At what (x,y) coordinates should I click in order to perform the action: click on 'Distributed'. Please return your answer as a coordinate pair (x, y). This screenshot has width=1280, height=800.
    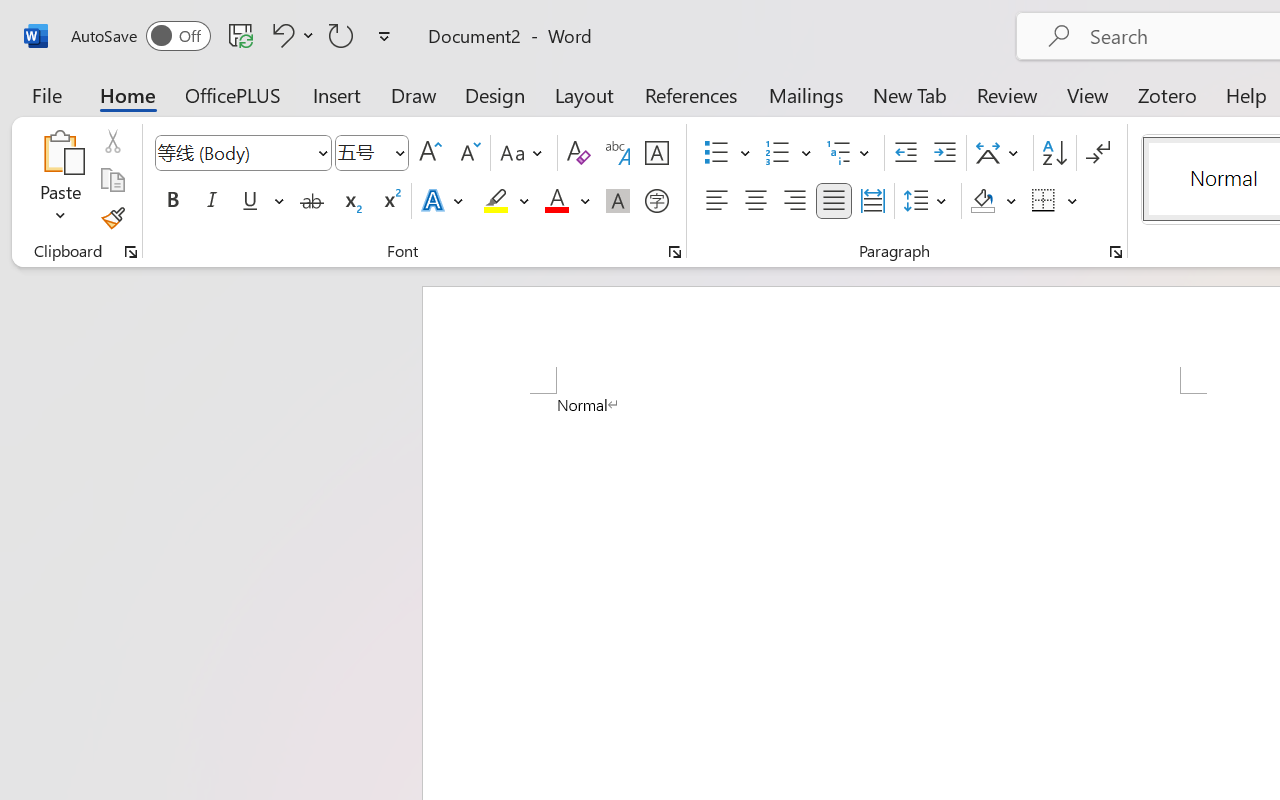
    Looking at the image, I should click on (872, 201).